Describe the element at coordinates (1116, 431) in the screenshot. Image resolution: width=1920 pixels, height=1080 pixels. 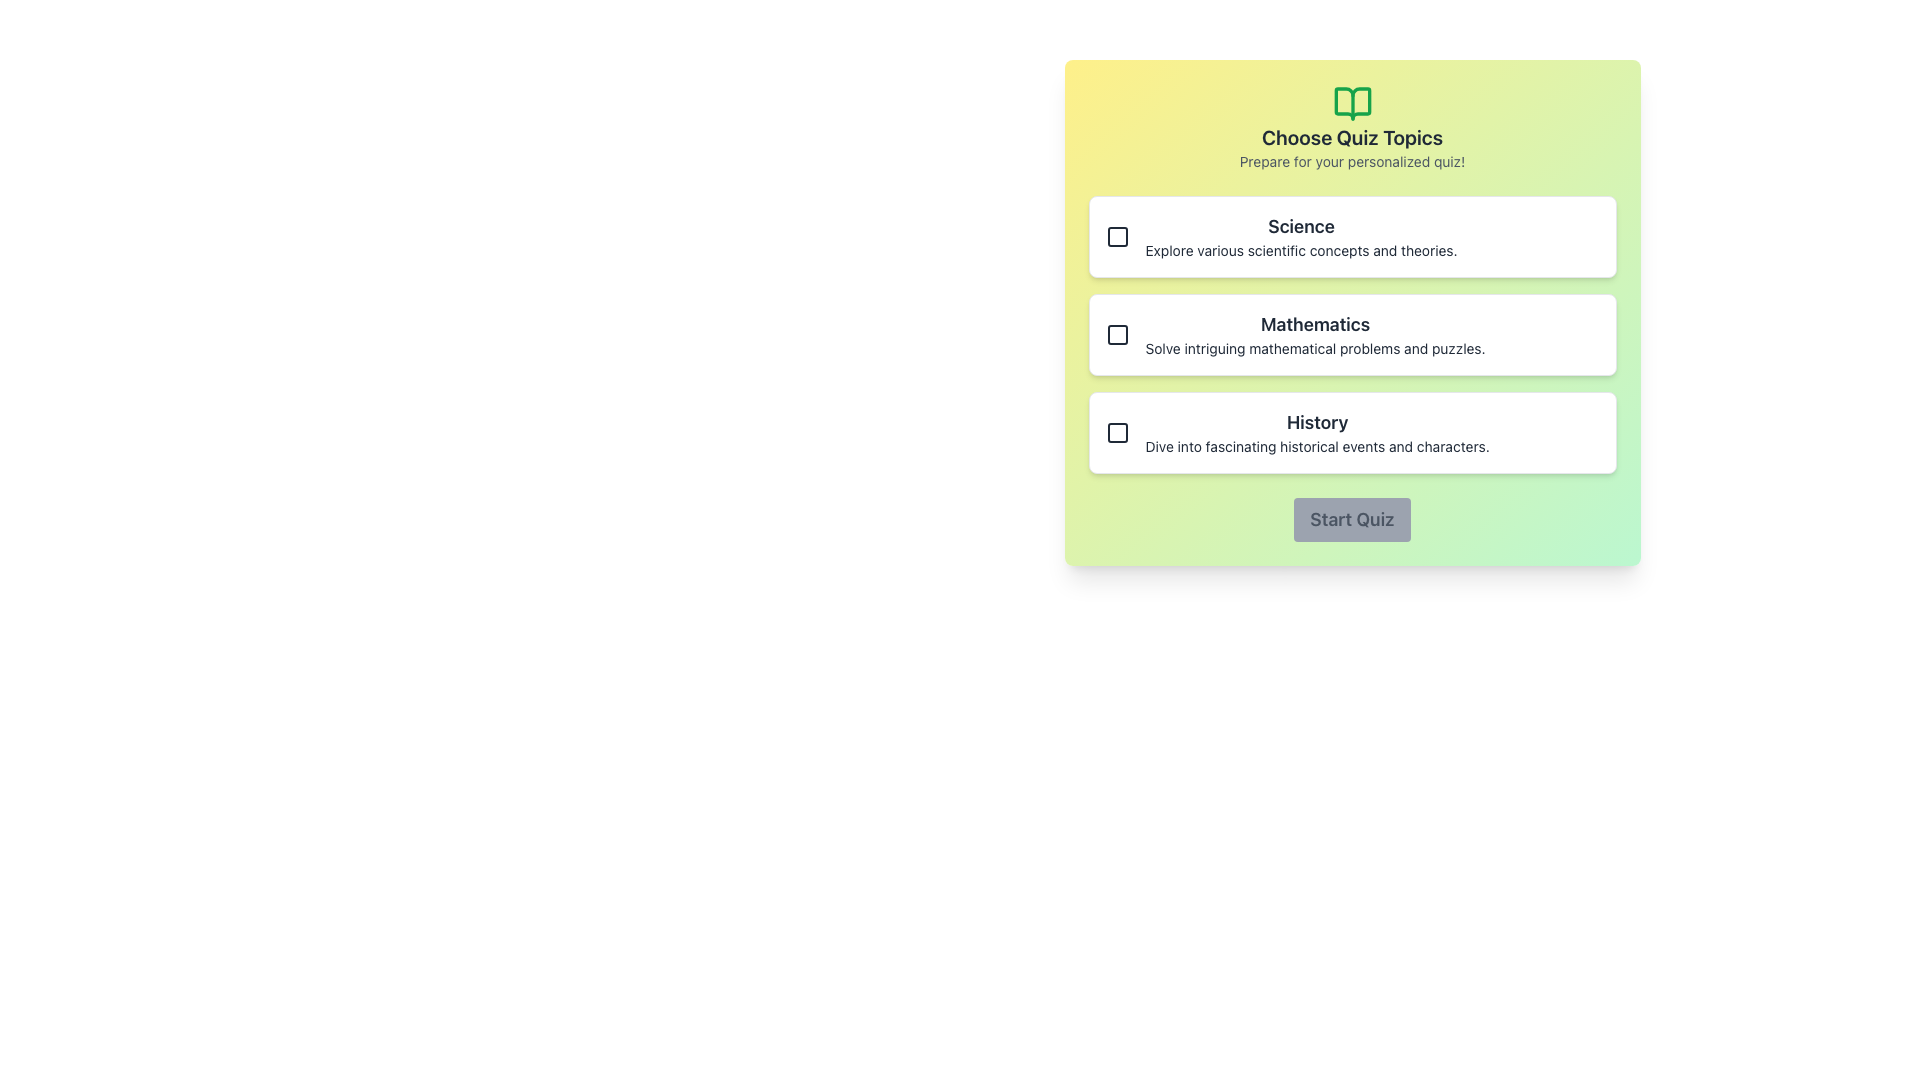
I see `the checkbox for the topic 'History' to enable keyboard interaction` at that location.